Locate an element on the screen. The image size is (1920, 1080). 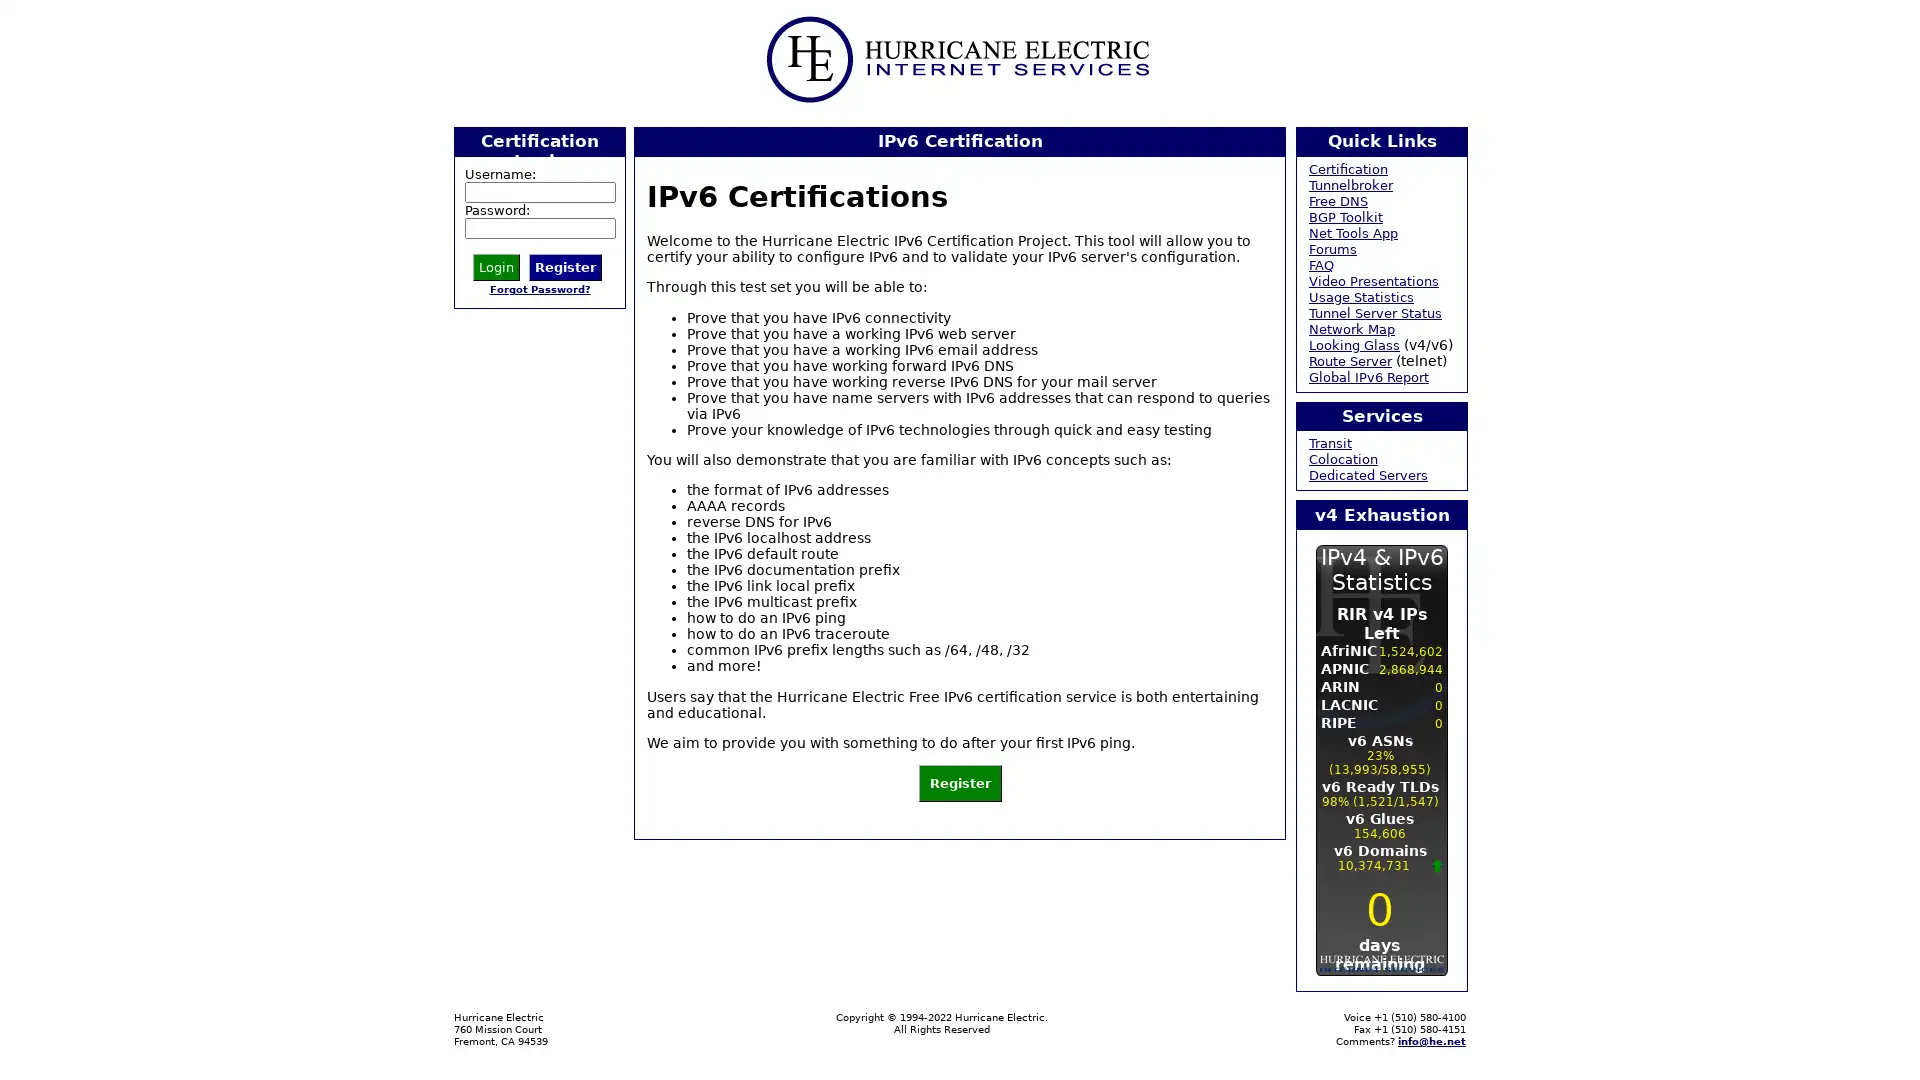
Login is located at coordinates (496, 265).